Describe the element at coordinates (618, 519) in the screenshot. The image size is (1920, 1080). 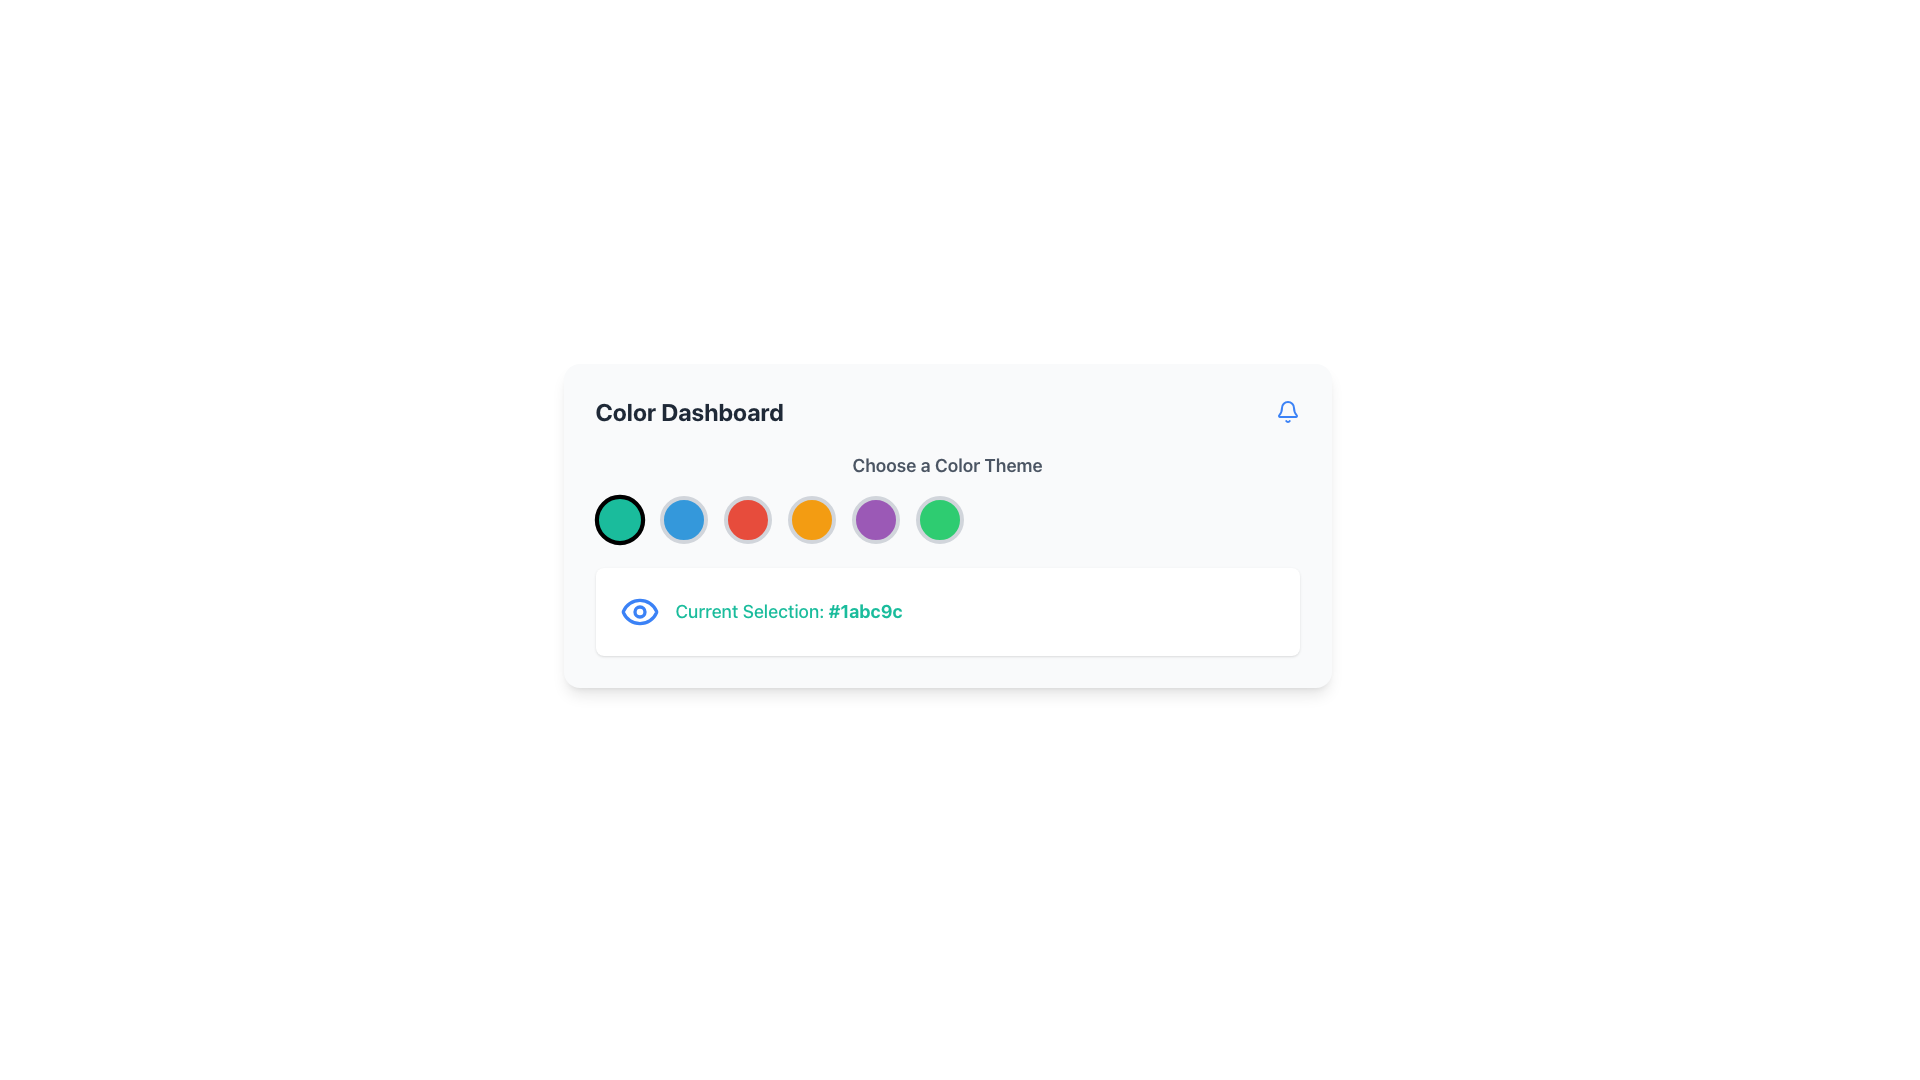
I see `the first circular button in the color theme chooser interface` at that location.